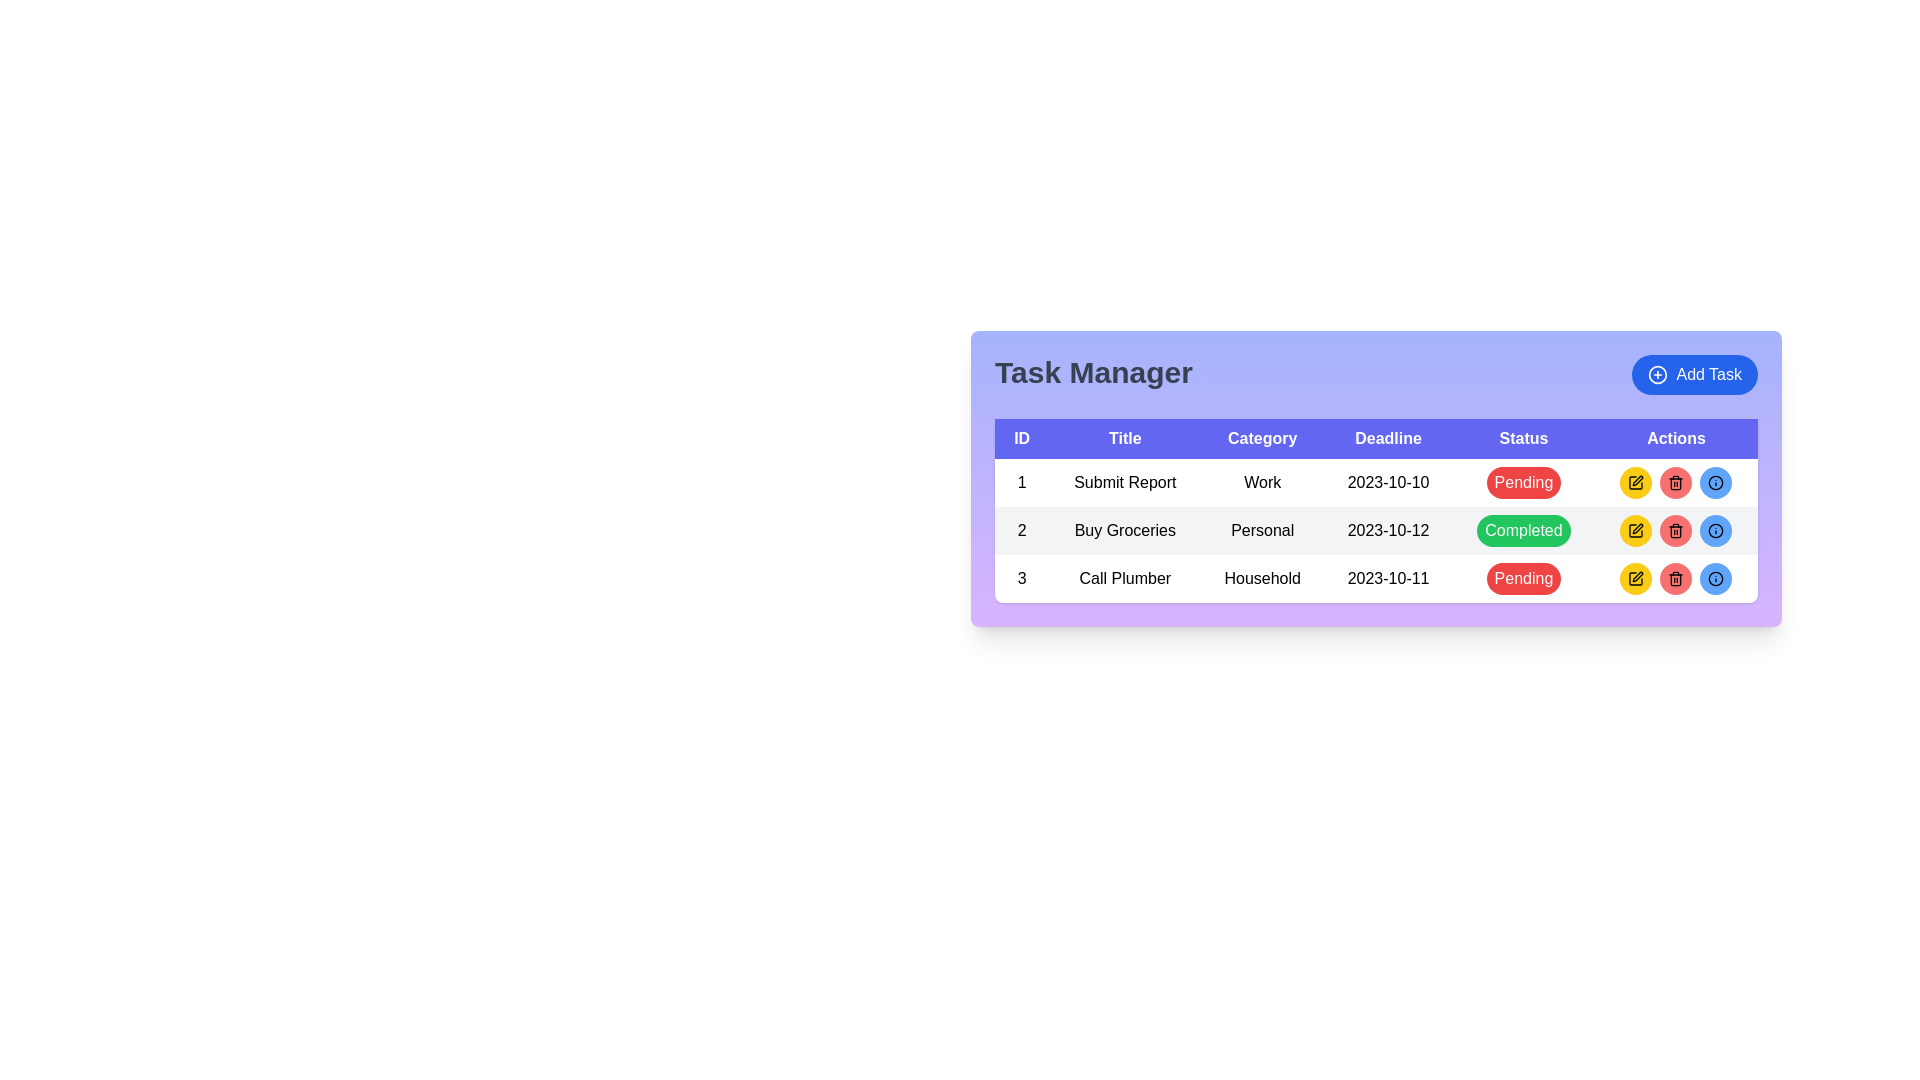  What do you see at coordinates (1636, 578) in the screenshot?
I see `the edit action button in the 'Actions' column of the third row for the task titled 'Call Plumber' to initiate editing` at bounding box center [1636, 578].